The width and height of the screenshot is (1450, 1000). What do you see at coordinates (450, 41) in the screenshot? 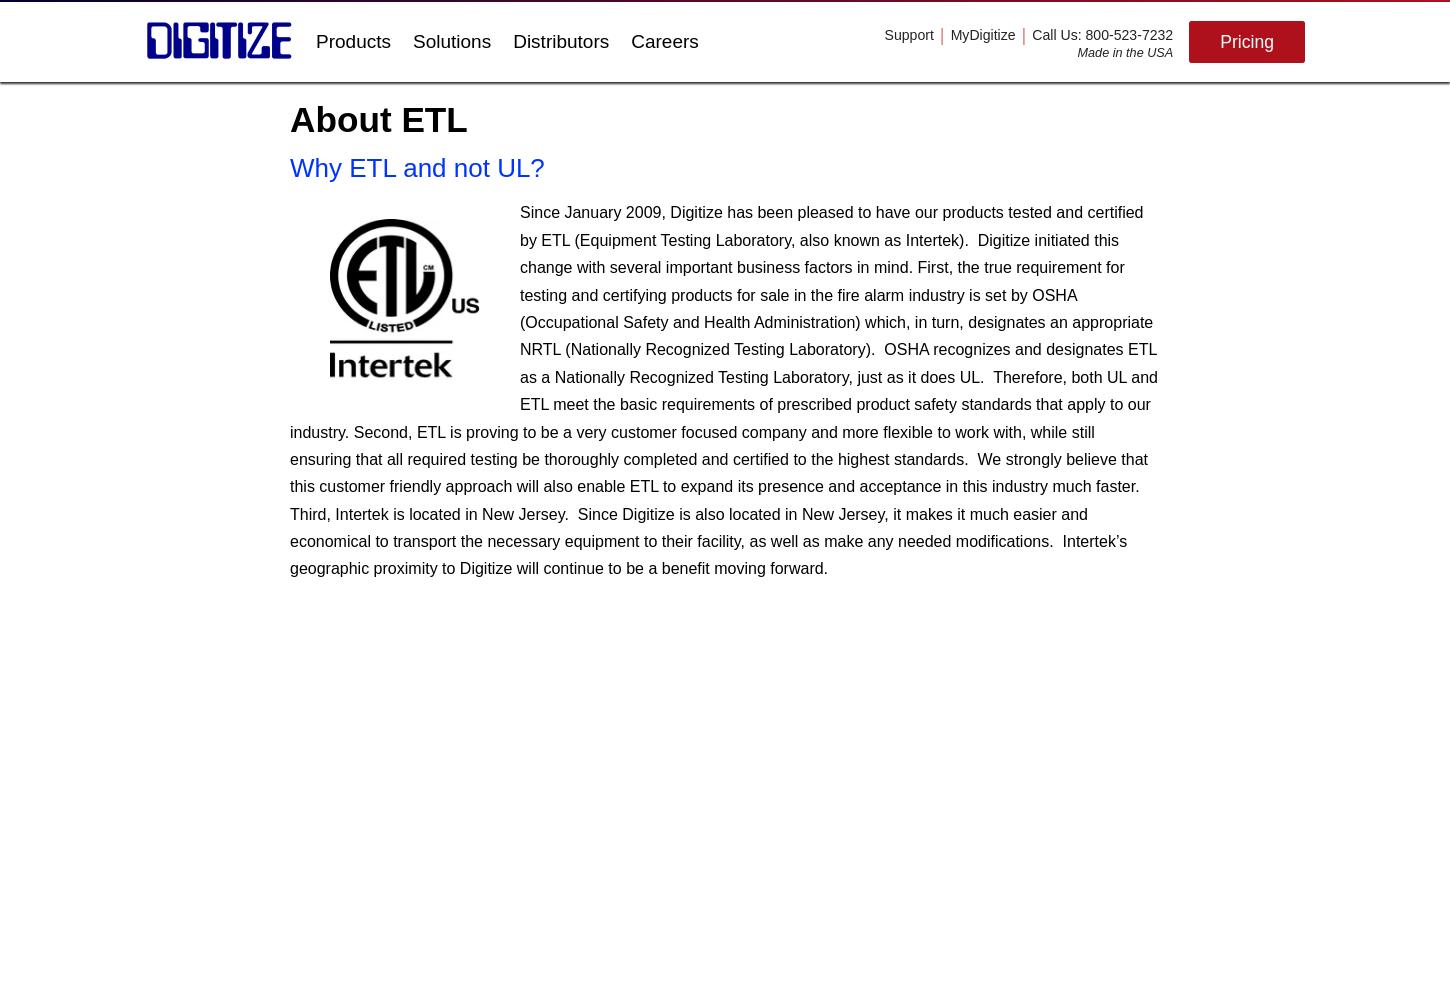
I see `'Solutions'` at bounding box center [450, 41].